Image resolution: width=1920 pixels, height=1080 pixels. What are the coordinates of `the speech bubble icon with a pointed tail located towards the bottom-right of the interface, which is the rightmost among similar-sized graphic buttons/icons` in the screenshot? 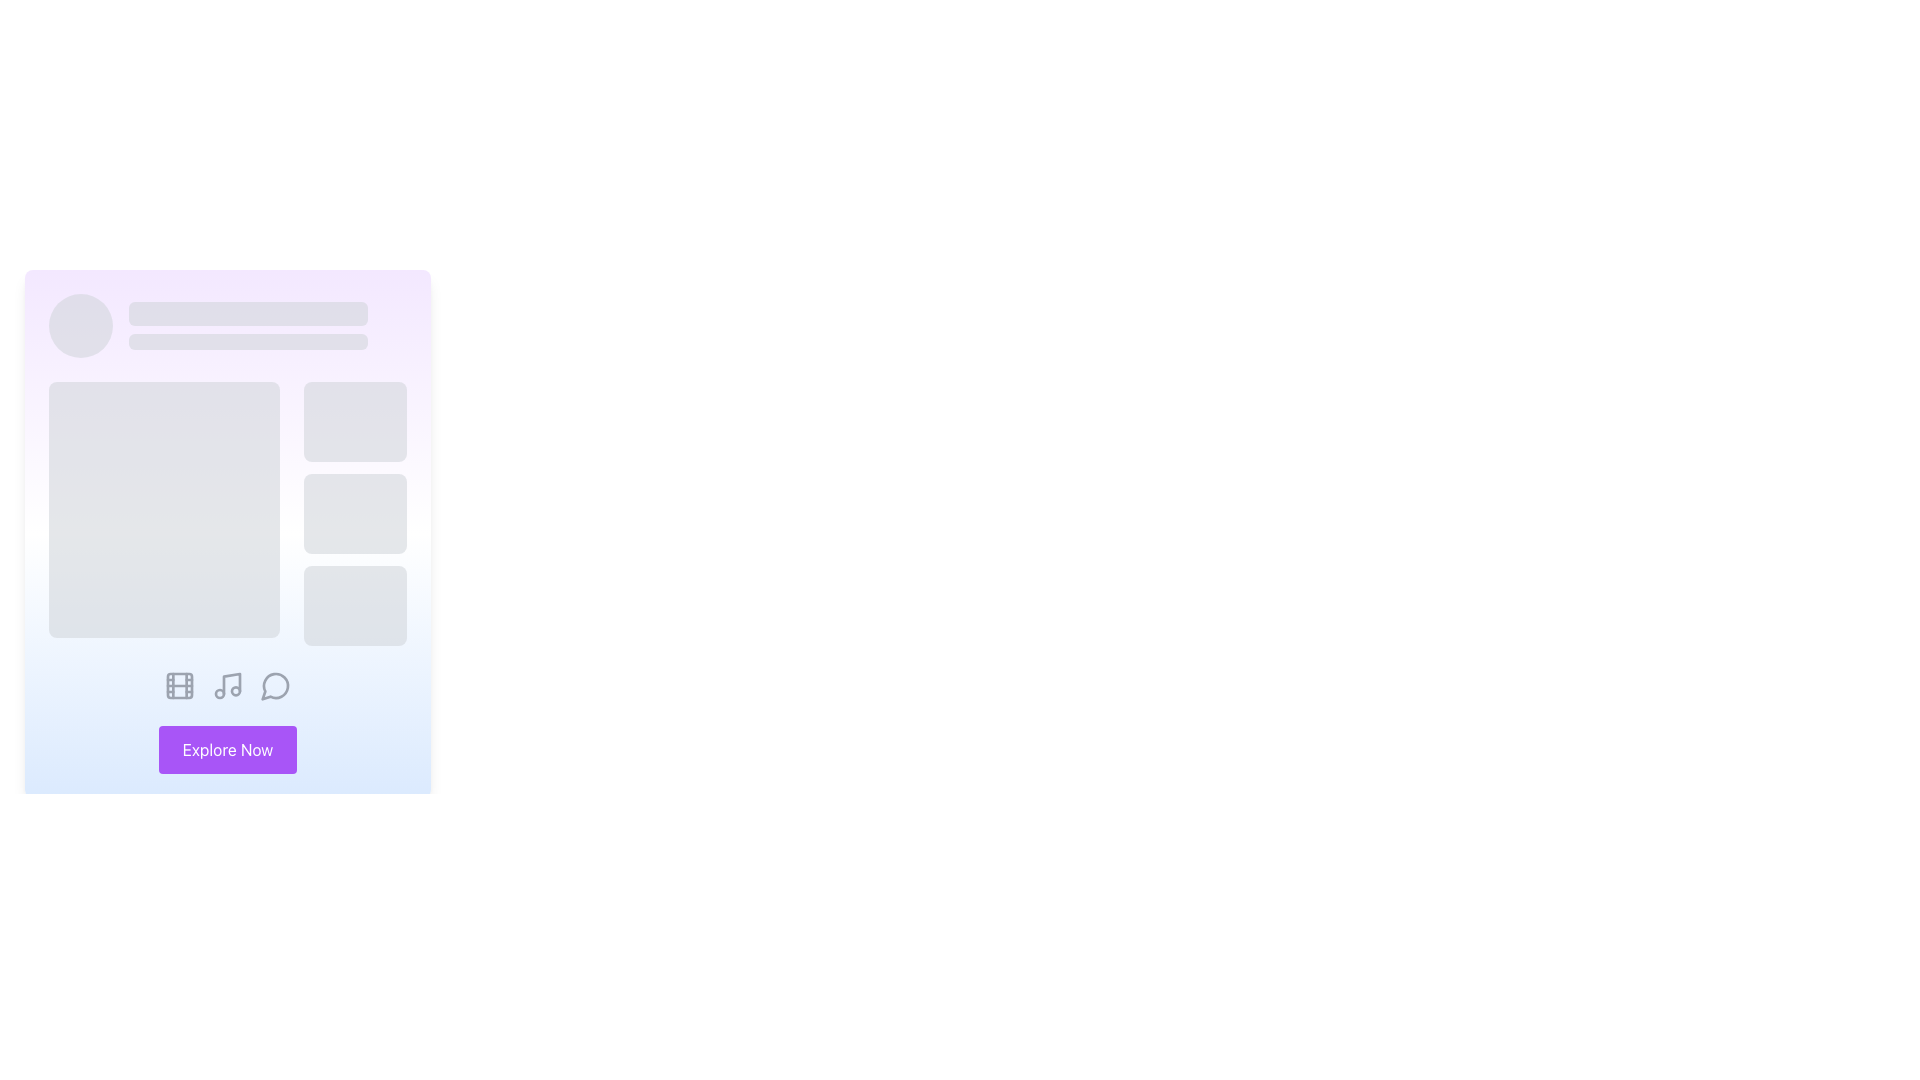 It's located at (274, 685).